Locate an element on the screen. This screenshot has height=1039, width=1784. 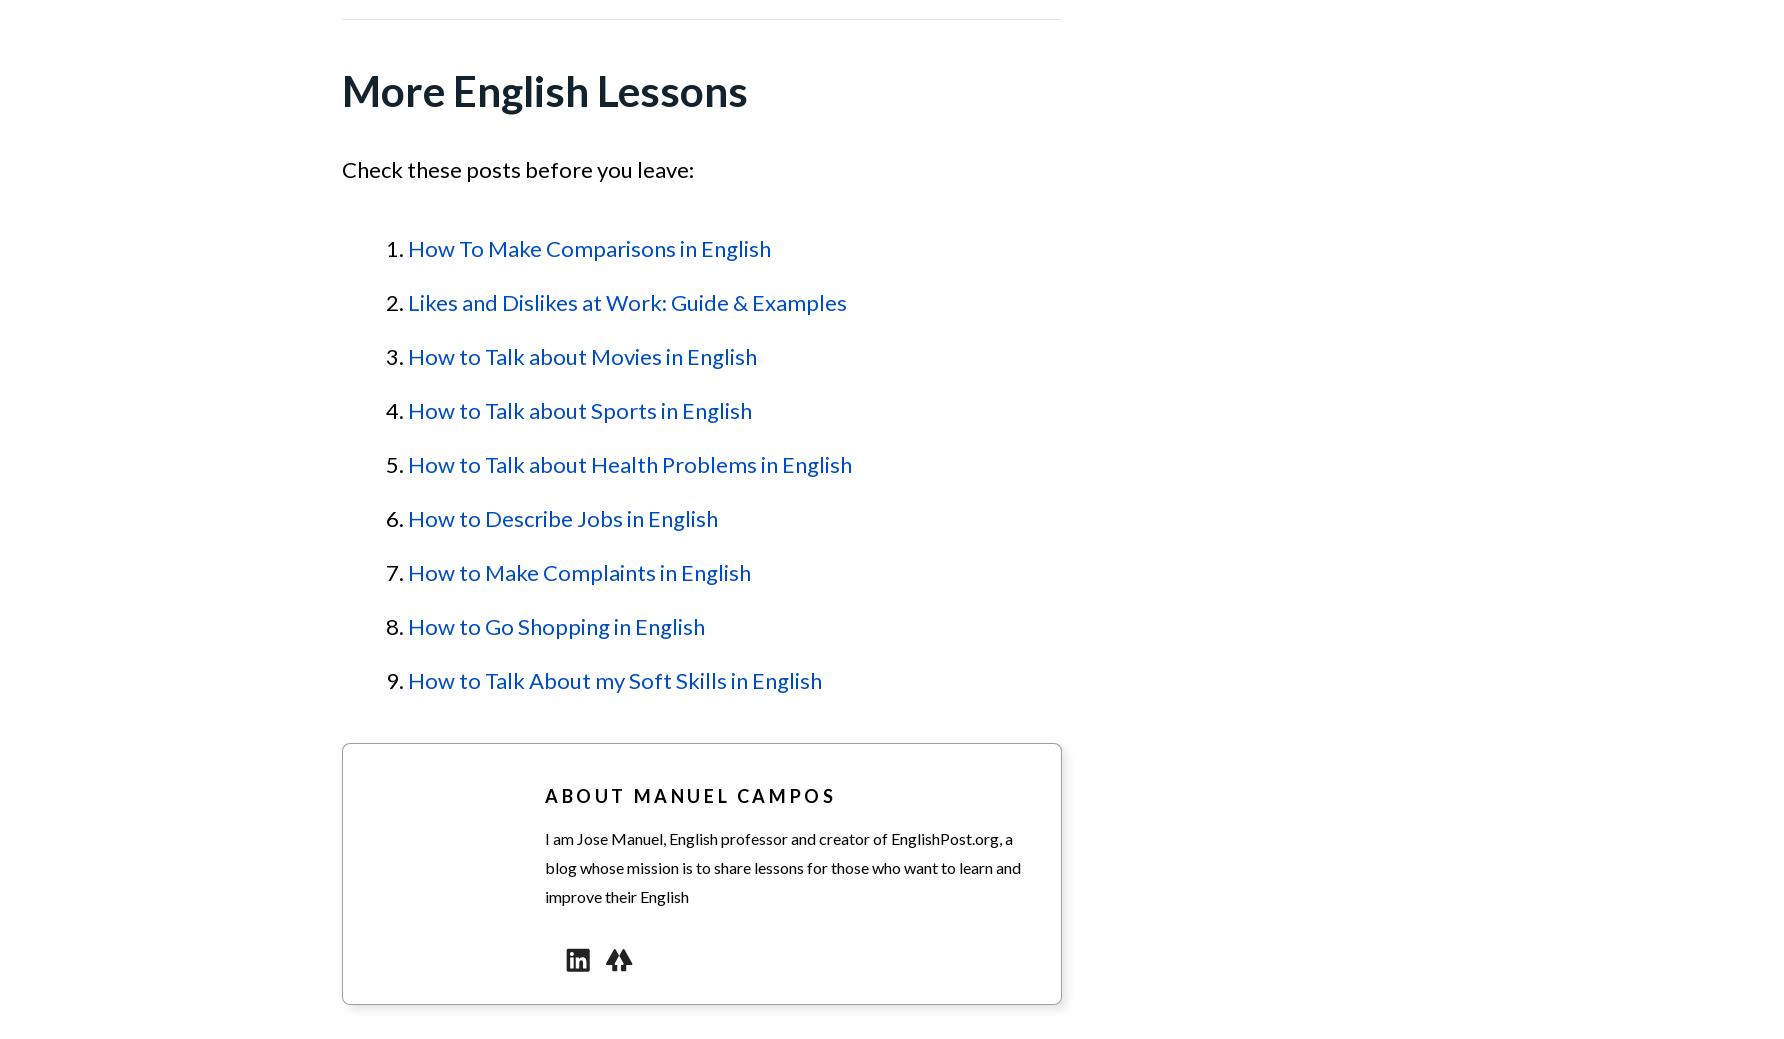
'Likes and Dislikes at Work: Guide & Examples' is located at coordinates (626, 302).